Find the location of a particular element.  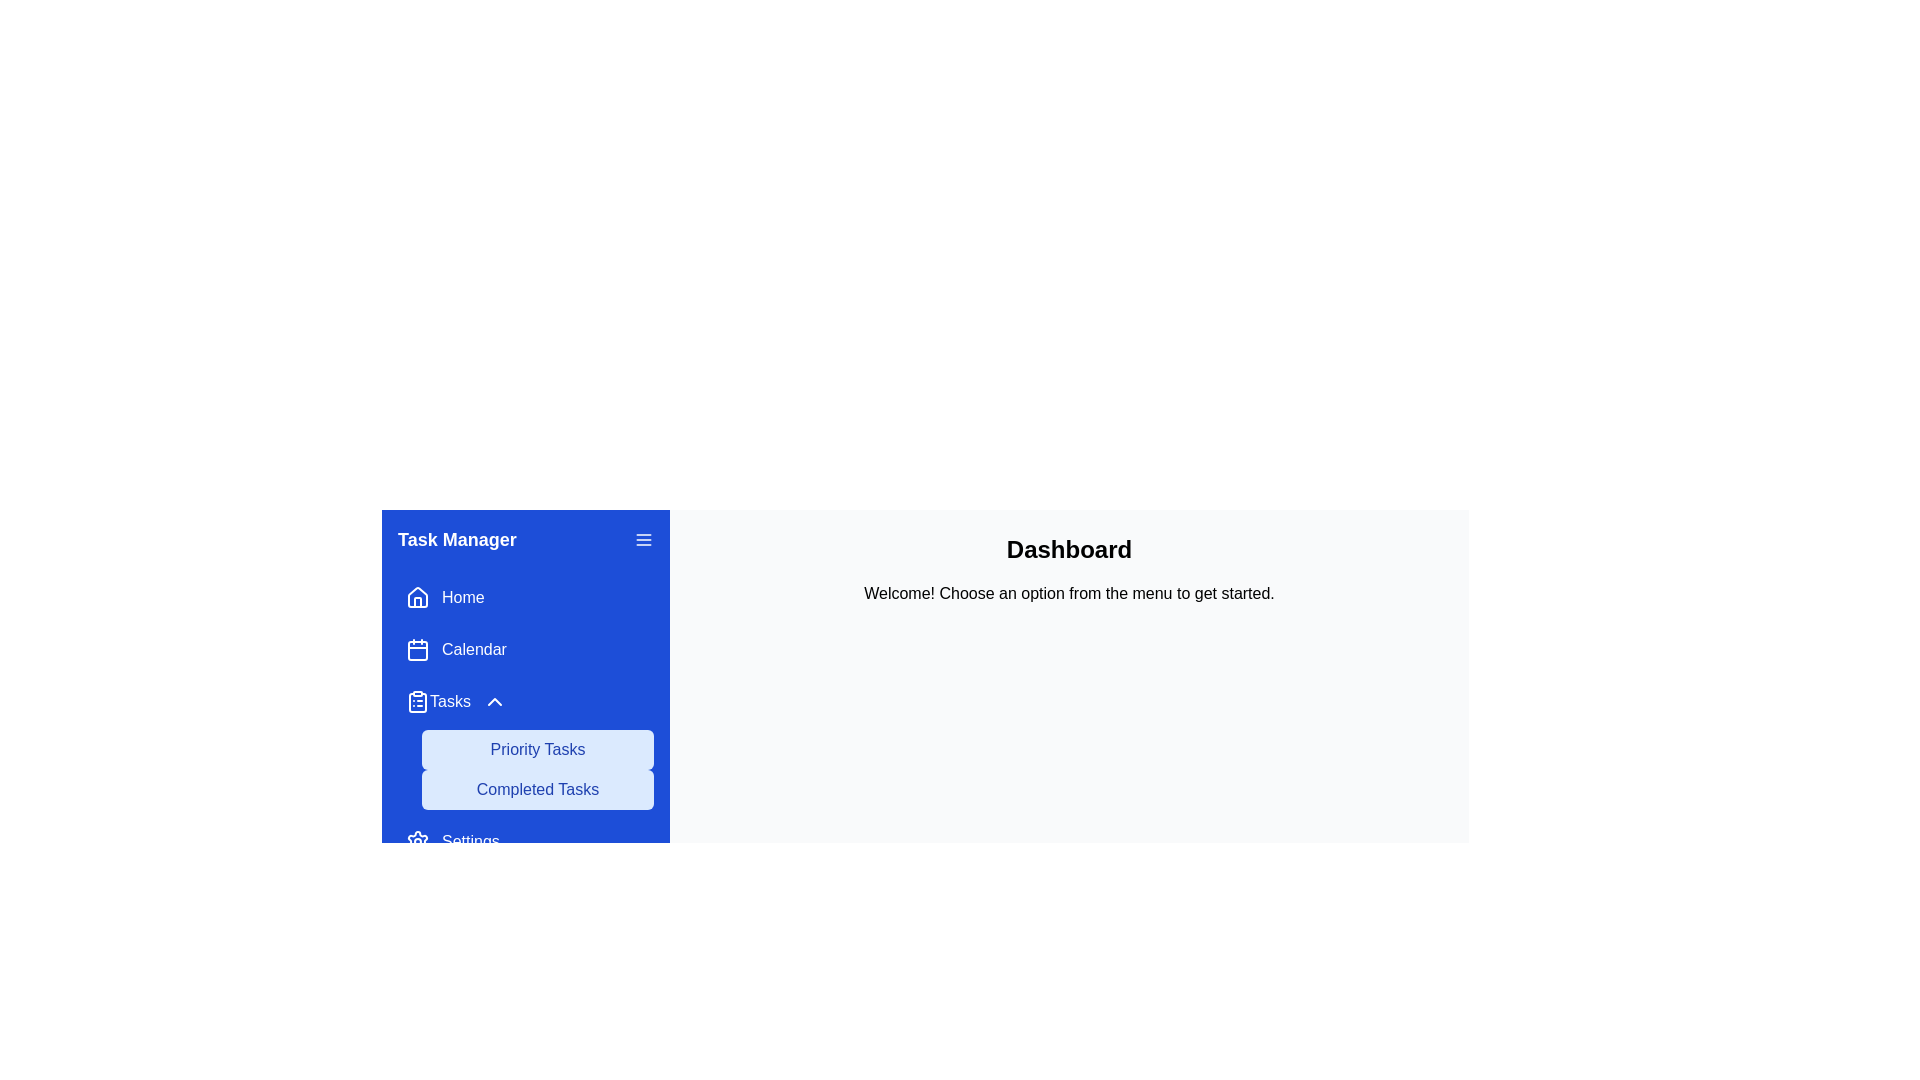

the Navigation menu with expandable options located in the left sidebar of the 'Task Manager' panel is located at coordinates (526, 720).